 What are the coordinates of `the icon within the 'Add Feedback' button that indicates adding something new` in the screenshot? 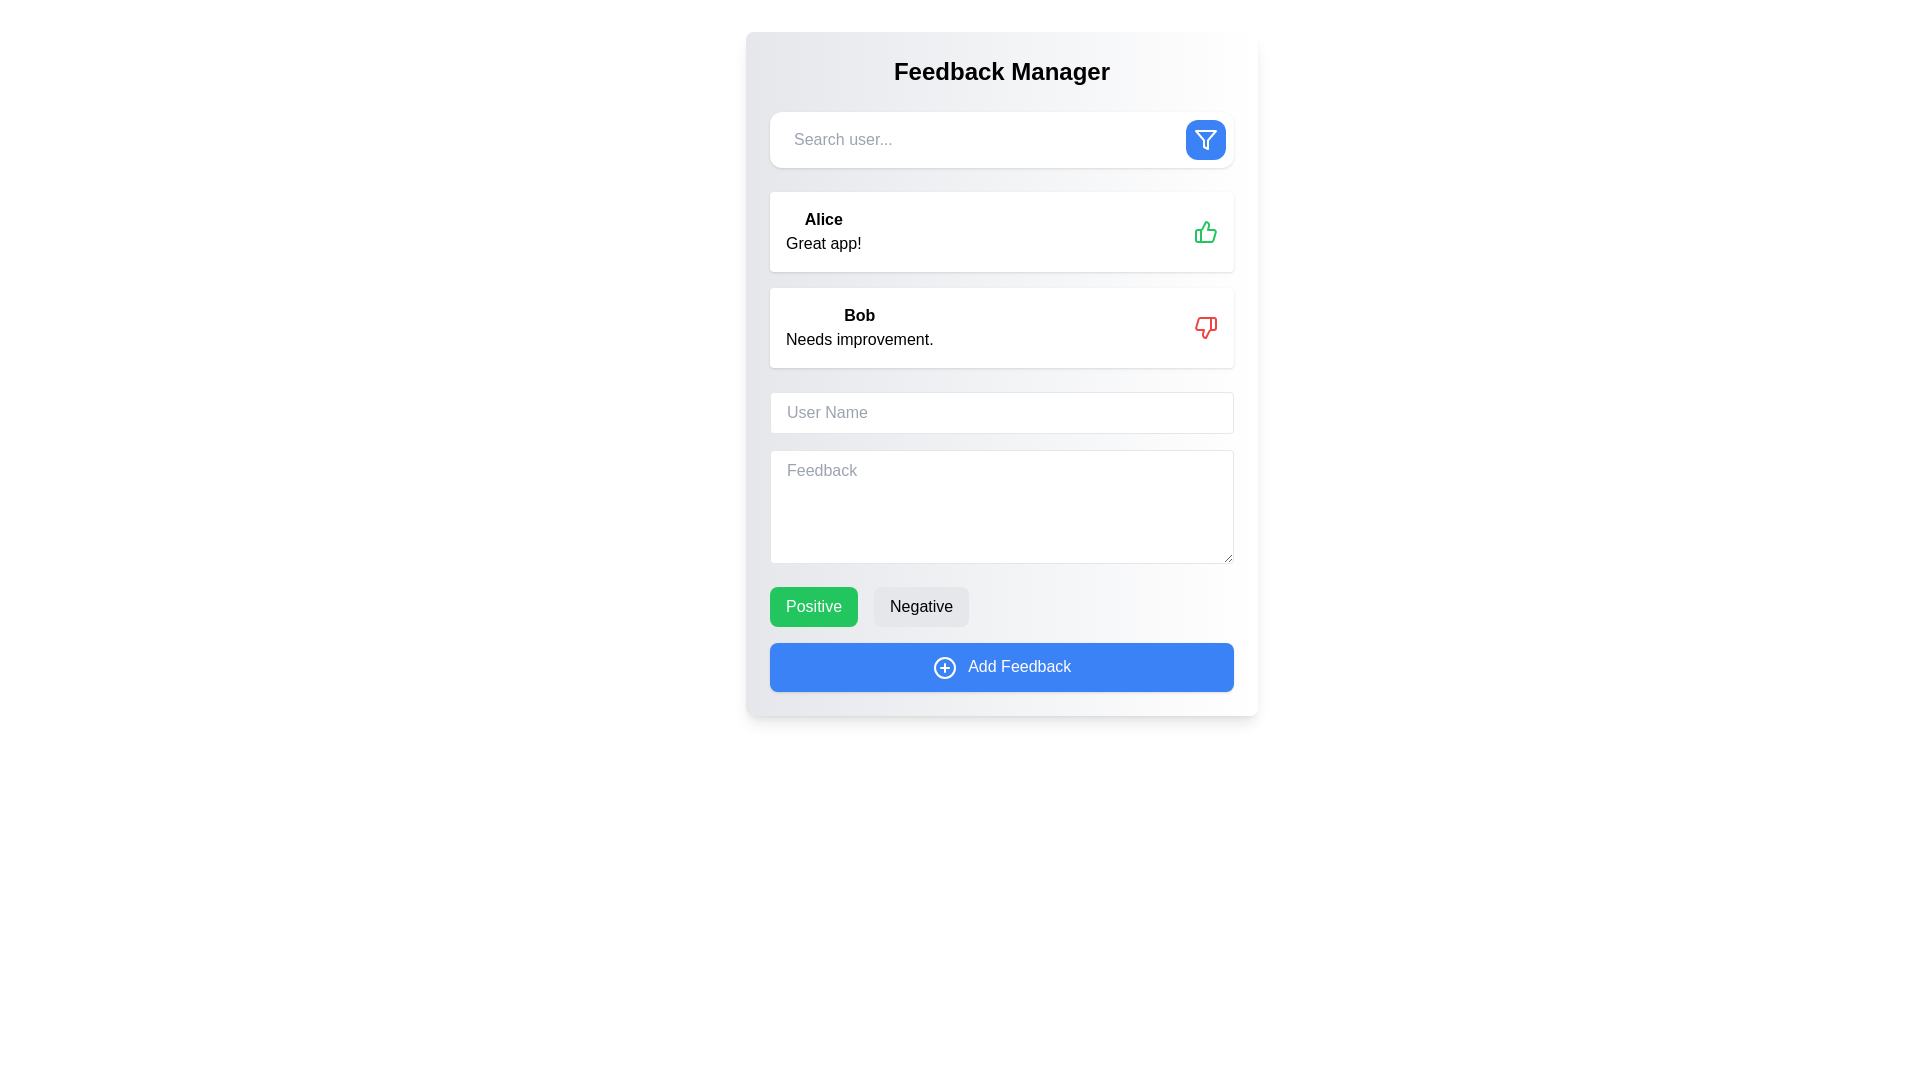 It's located at (943, 667).